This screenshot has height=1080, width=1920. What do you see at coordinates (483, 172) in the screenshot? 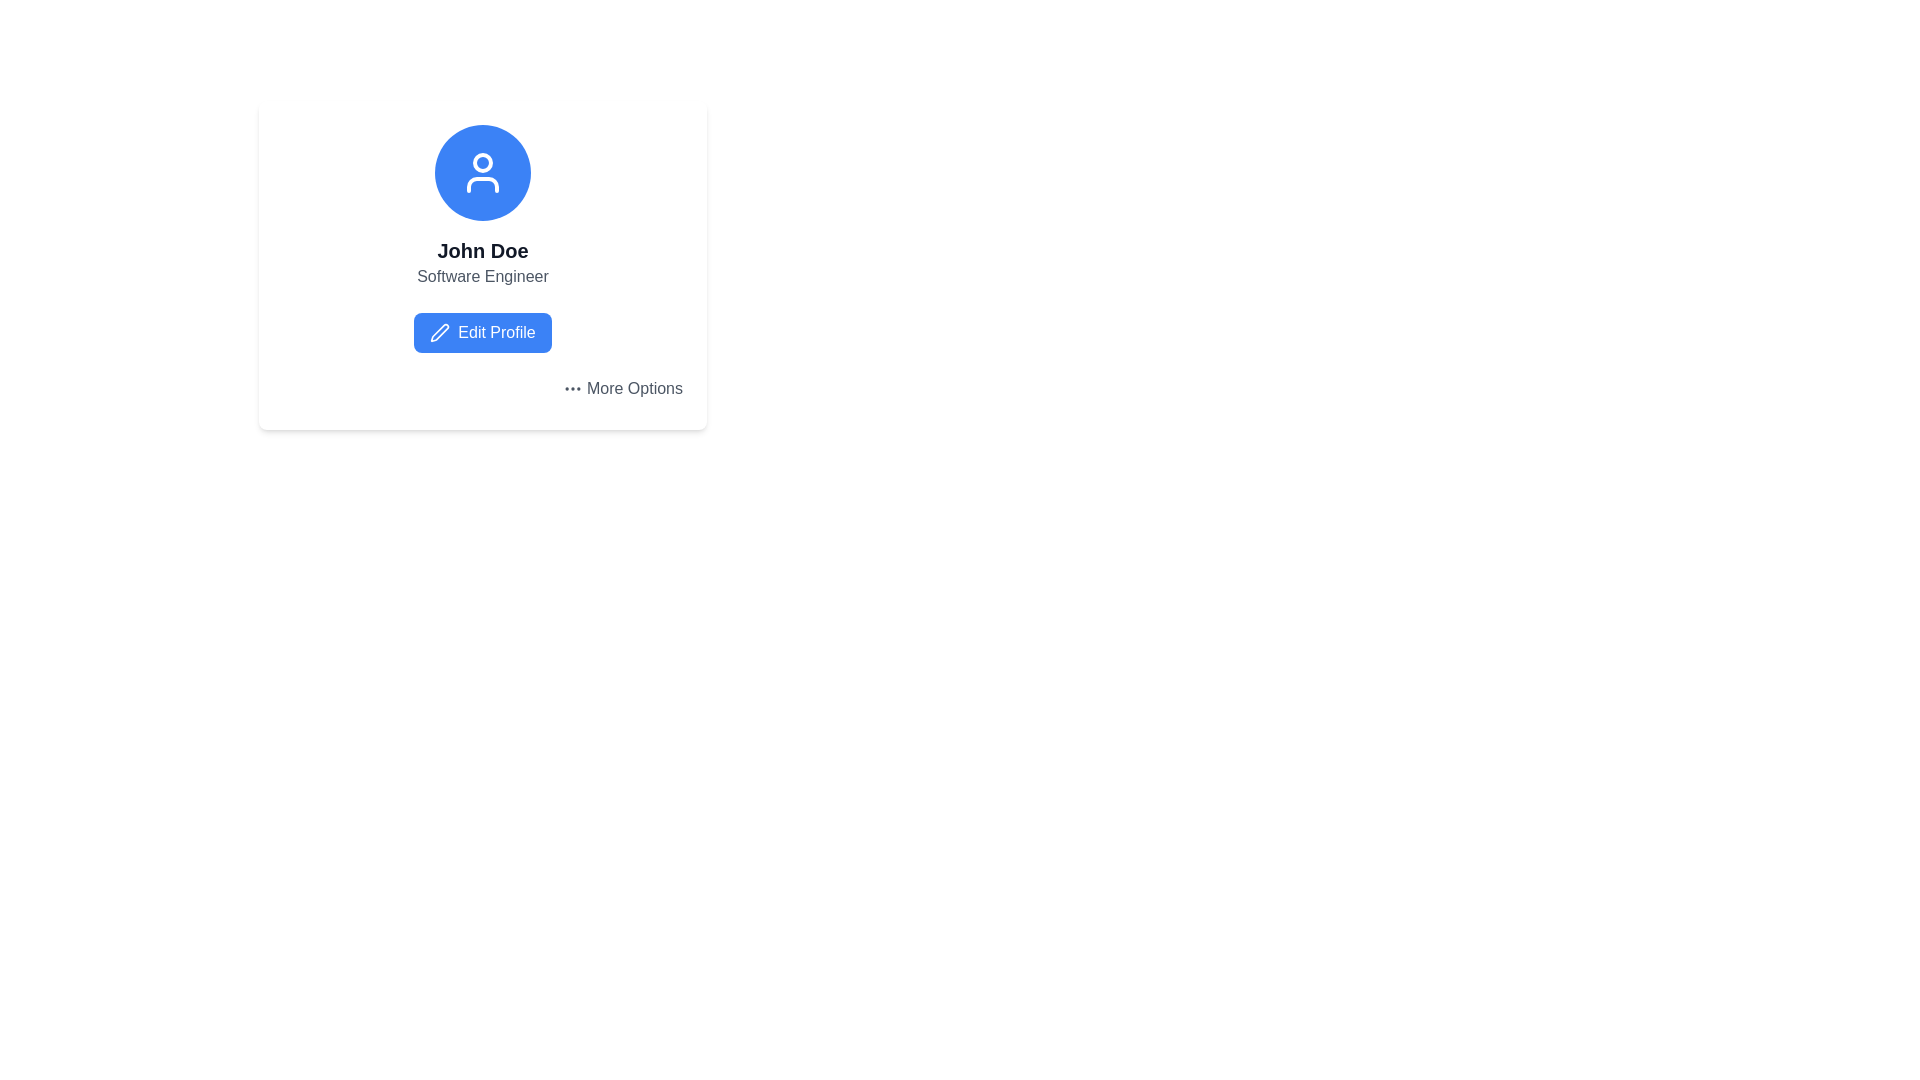
I see `the user icon, which is a rounded outline symbolizing a head and shoulders in white color, centrally placed within a circular blue background on the profile card layout` at bounding box center [483, 172].